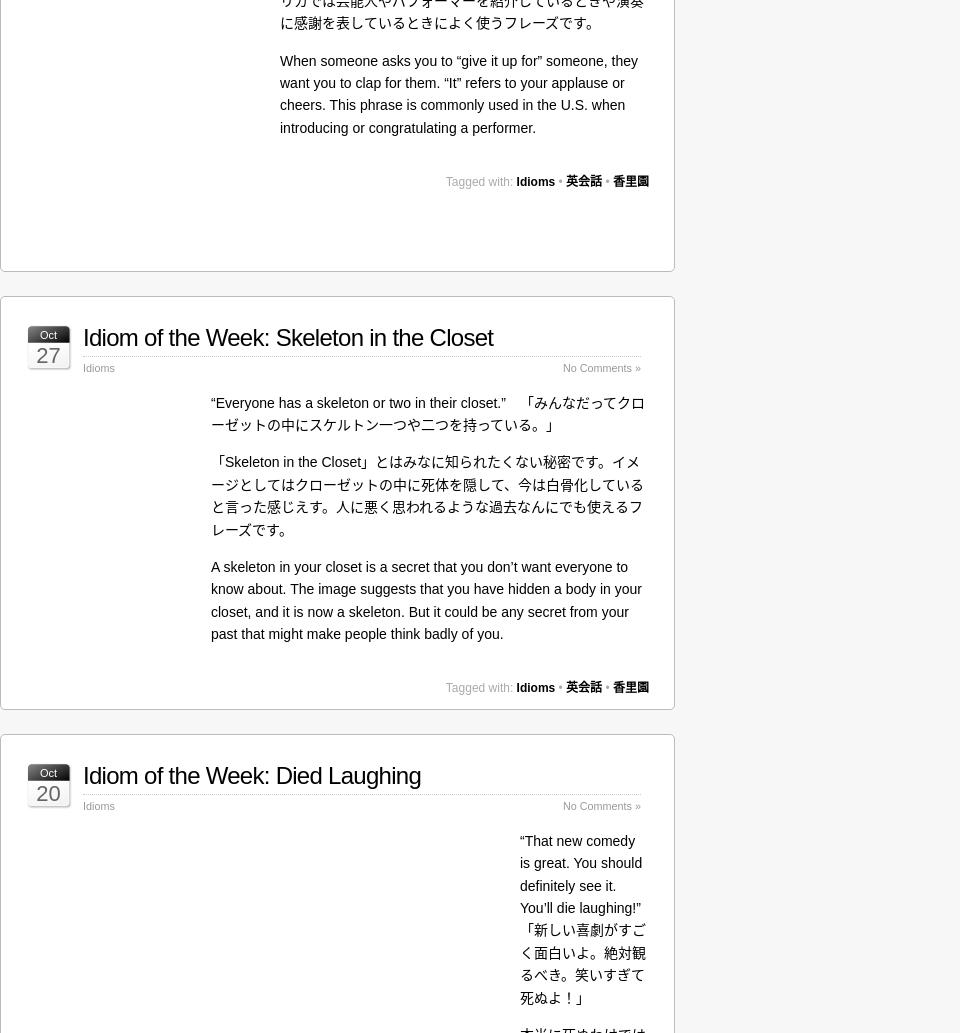 The height and width of the screenshot is (1033, 960). What do you see at coordinates (47, 793) in the screenshot?
I see `'20'` at bounding box center [47, 793].